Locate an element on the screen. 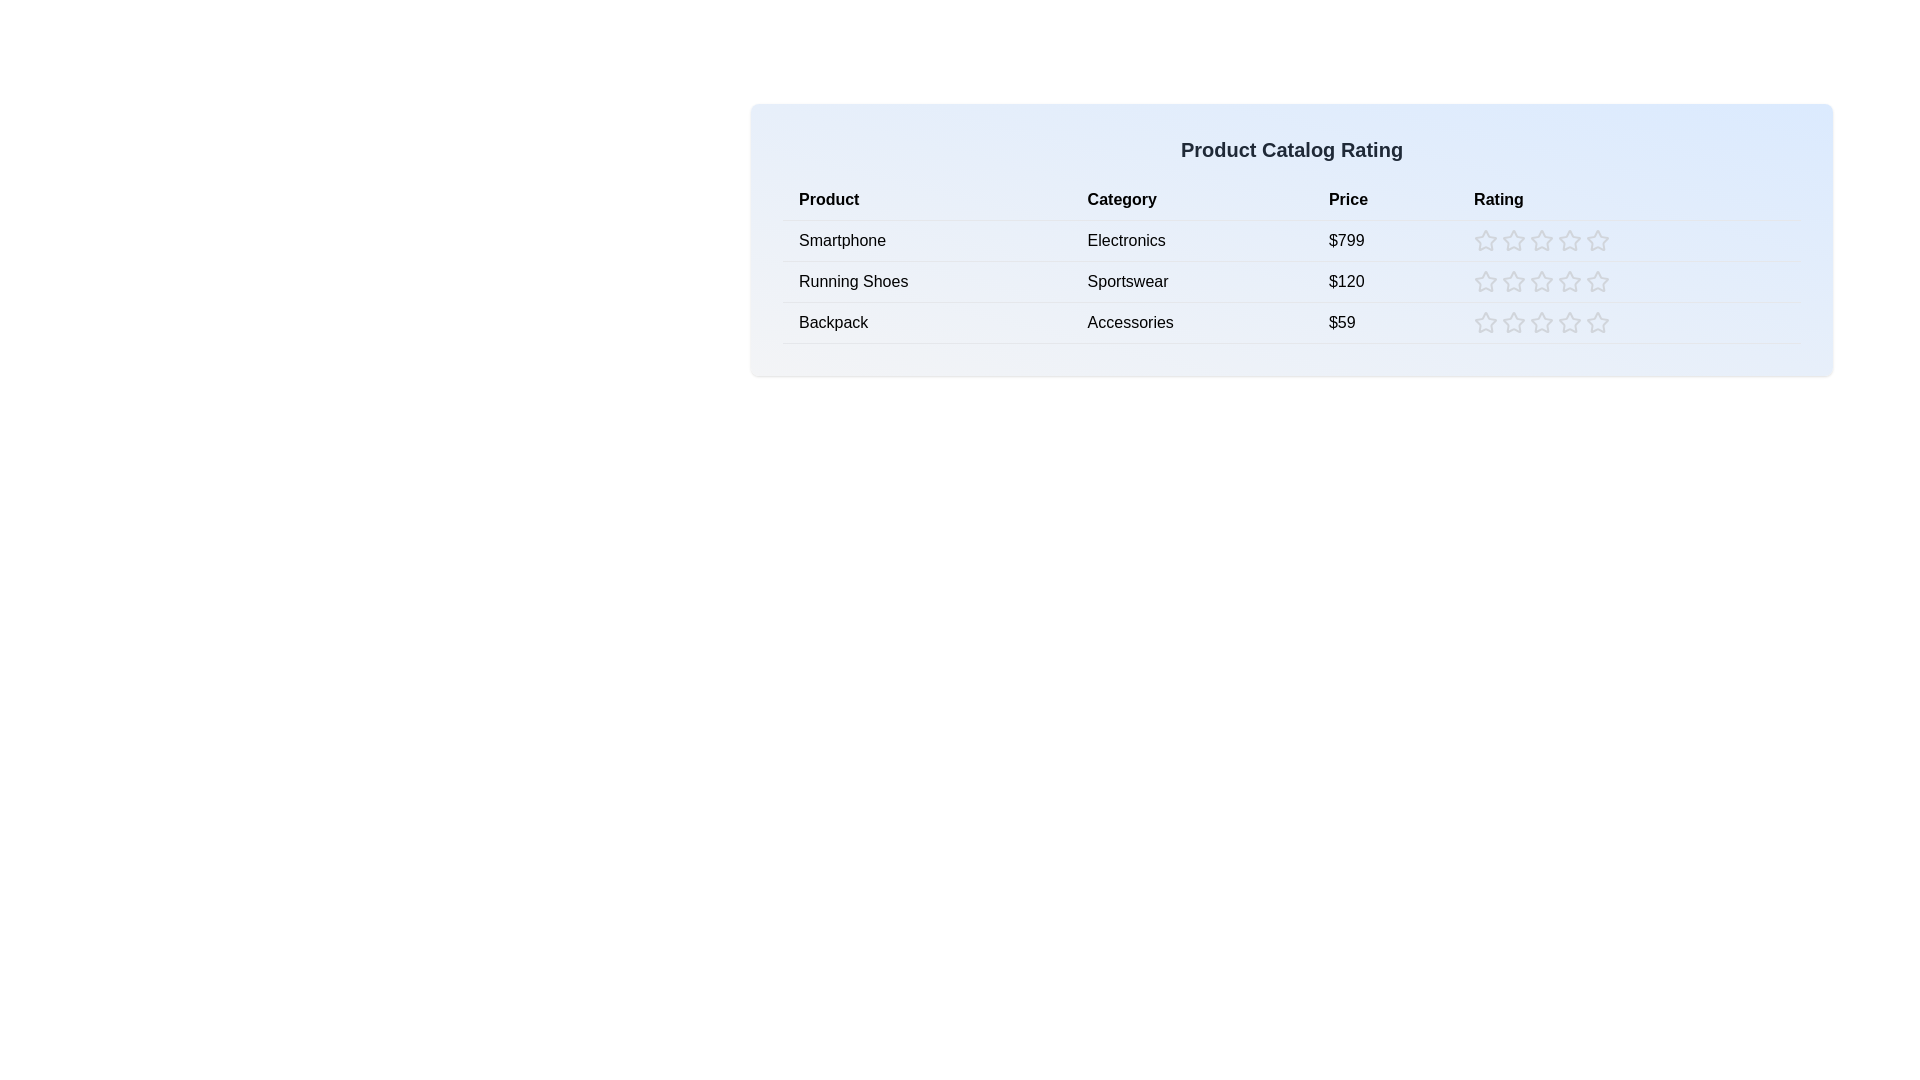 This screenshot has height=1080, width=1920. the rating for a product to 4 stars is located at coordinates (1569, 239).